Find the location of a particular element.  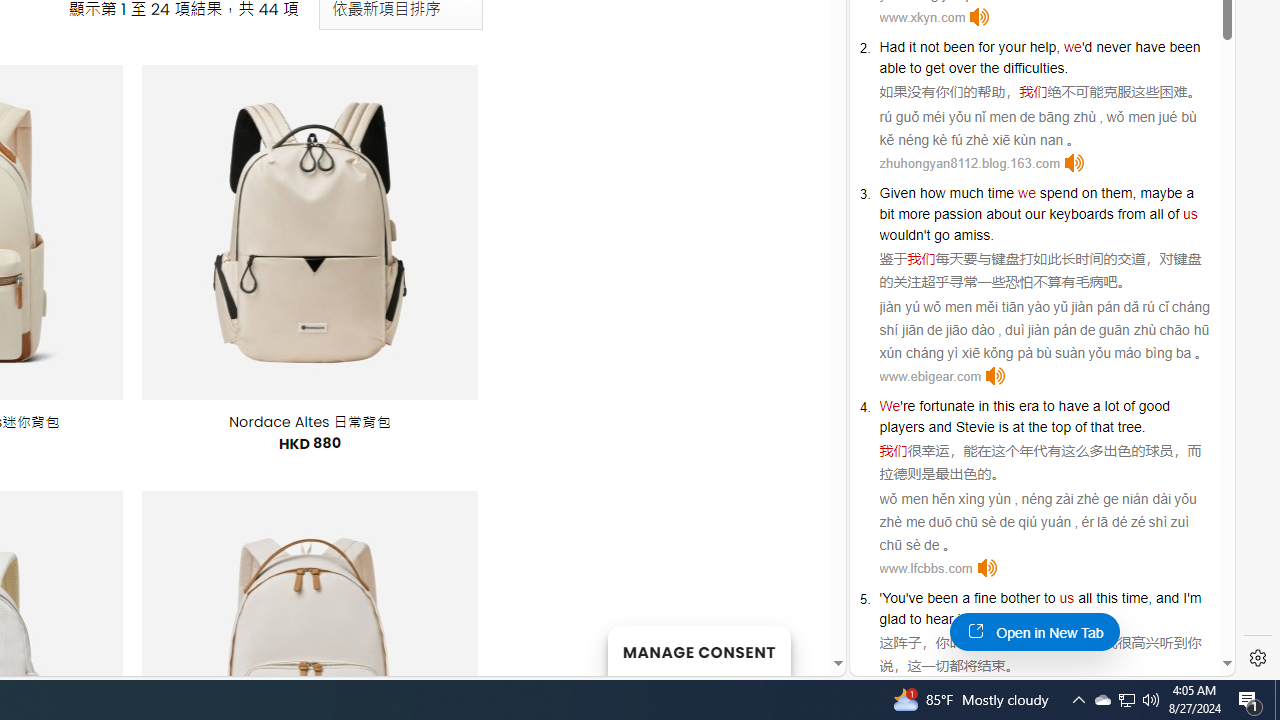

'hear' is located at coordinates (938, 618).